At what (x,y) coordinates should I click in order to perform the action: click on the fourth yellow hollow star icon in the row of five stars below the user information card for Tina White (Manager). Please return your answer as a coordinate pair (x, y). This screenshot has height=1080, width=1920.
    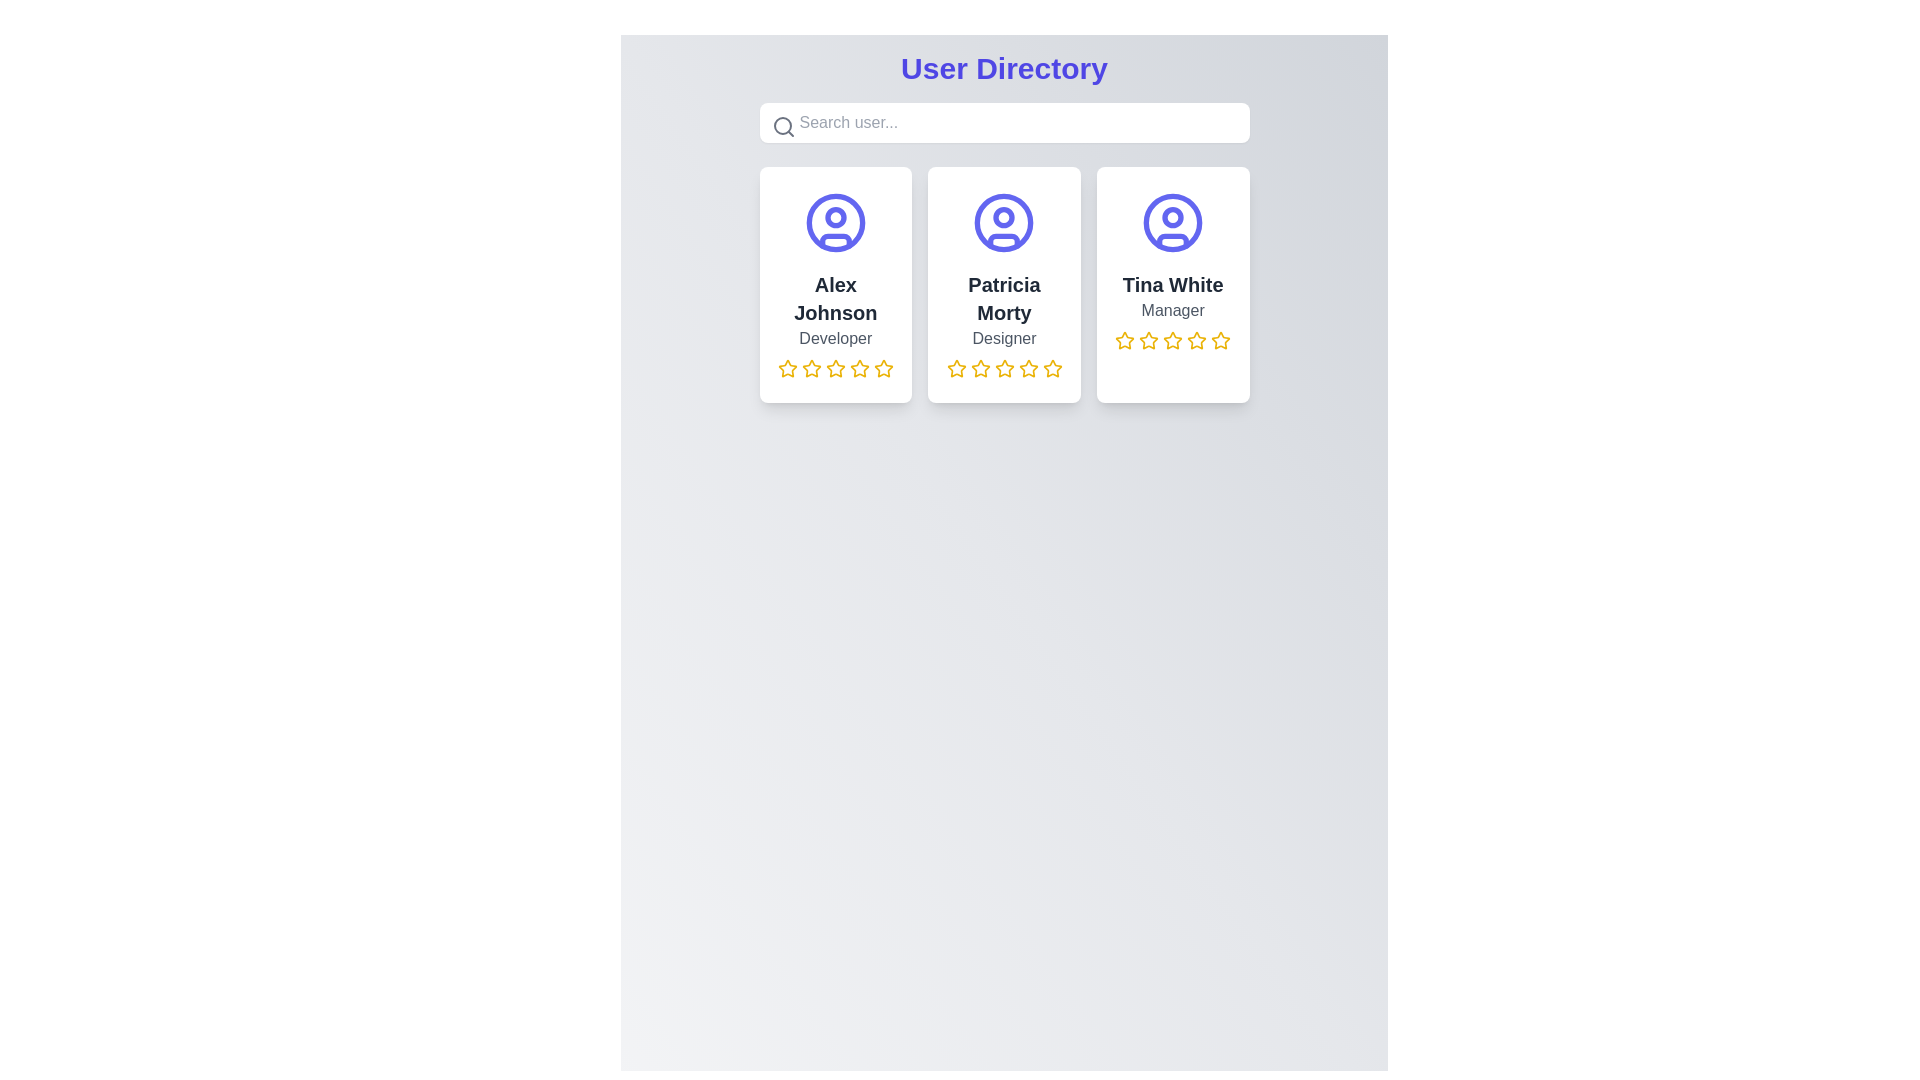
    Looking at the image, I should click on (1173, 339).